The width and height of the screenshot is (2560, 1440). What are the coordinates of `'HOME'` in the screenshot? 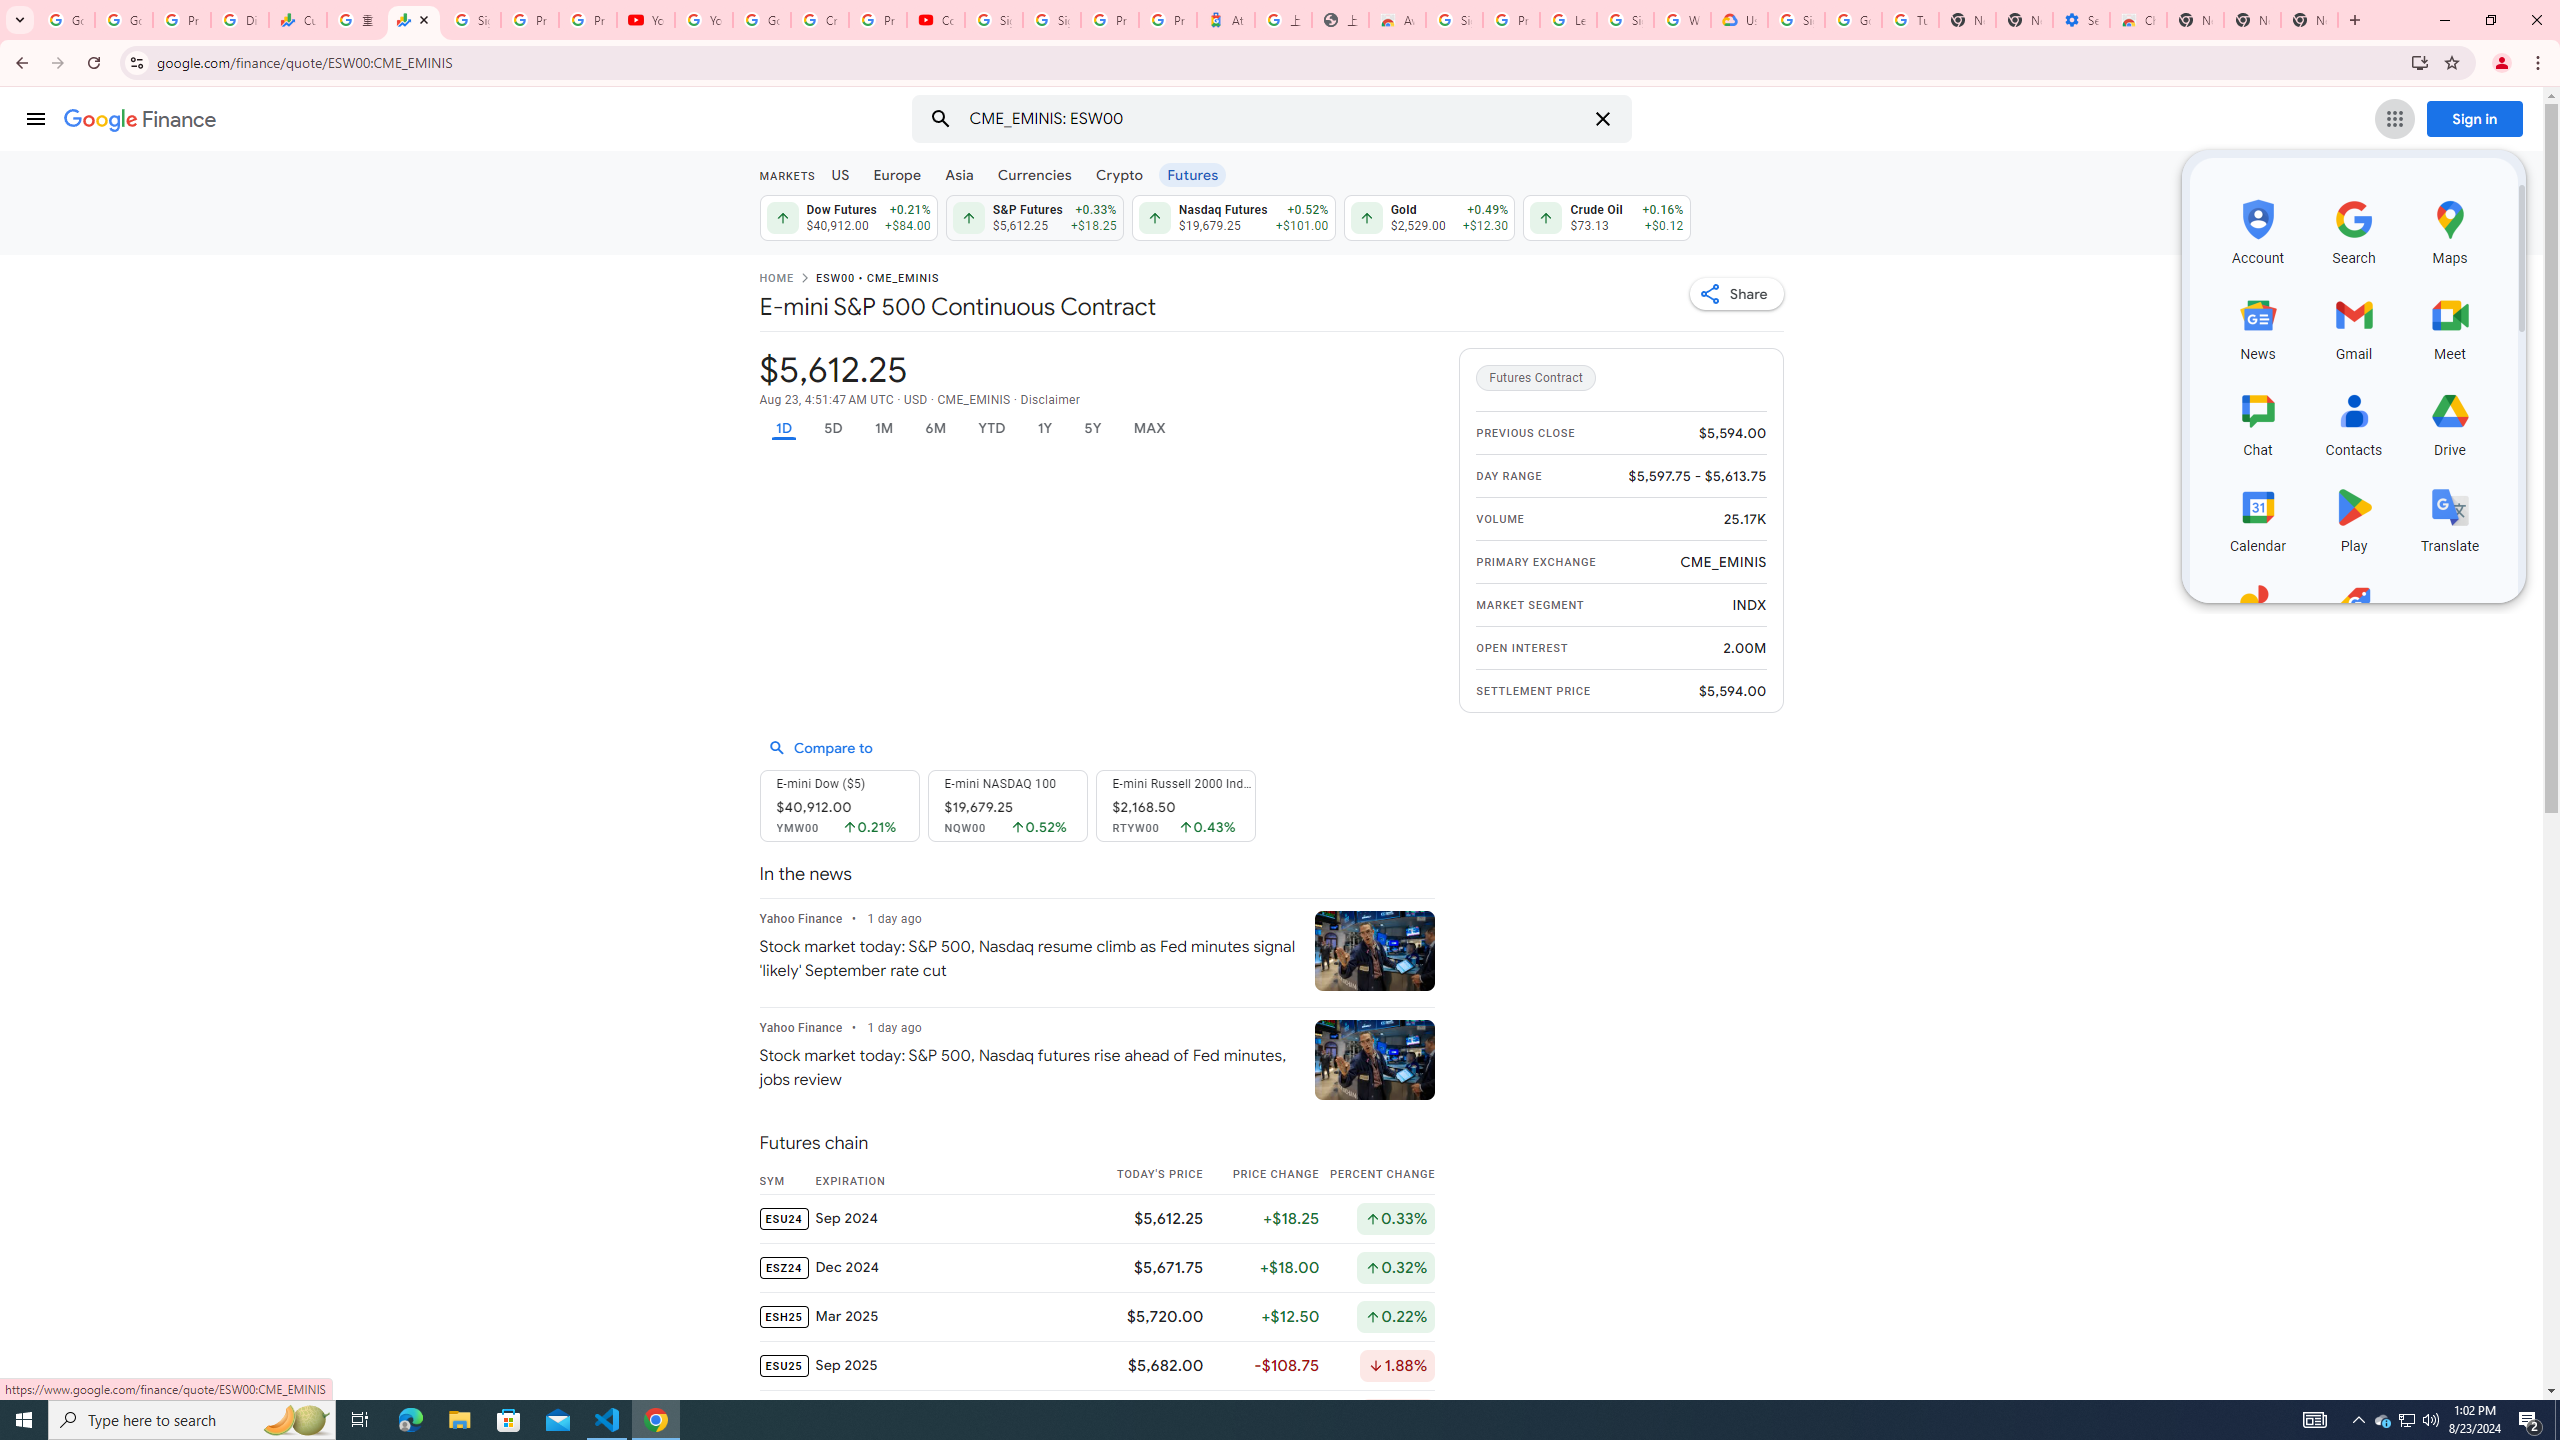 It's located at (774, 279).